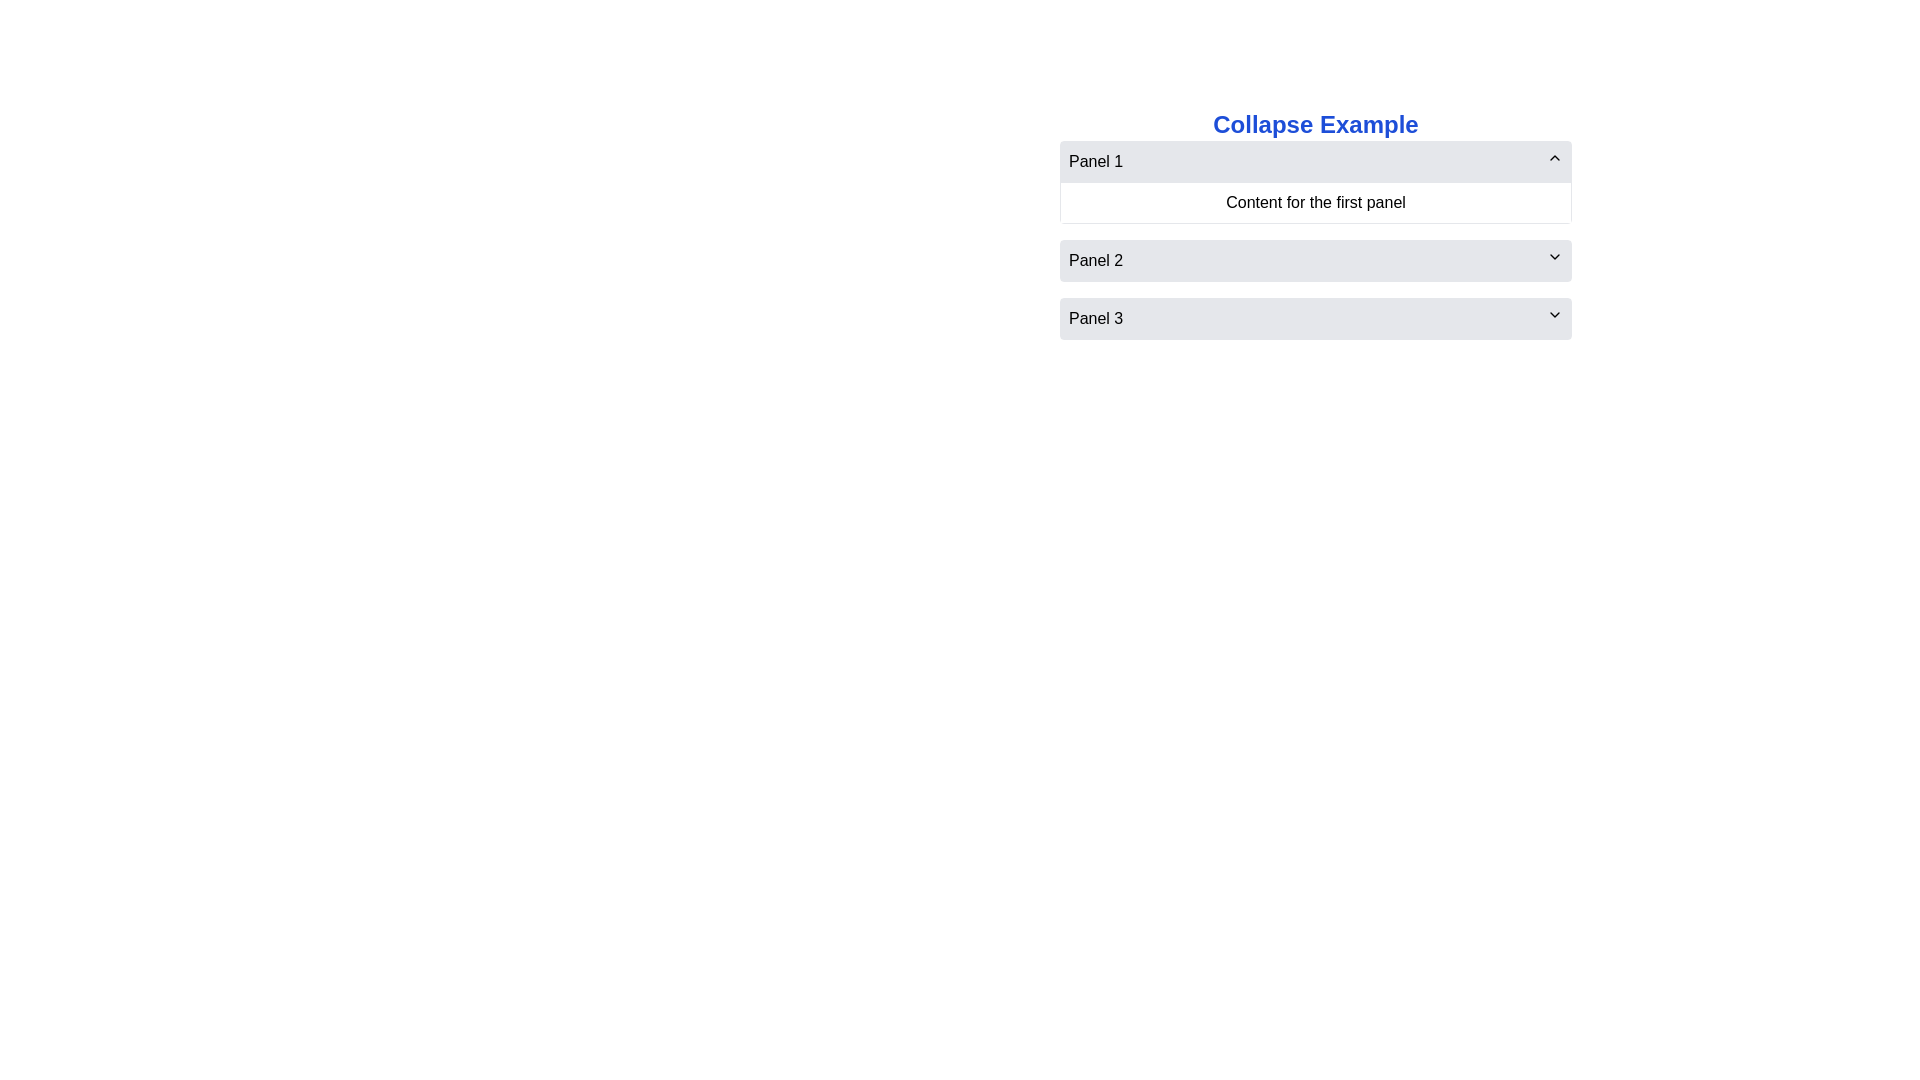  Describe the element at coordinates (1095, 161) in the screenshot. I see `the content of the 'Panel 1' text label, which identifies the first collapsible panel in the interface` at that location.